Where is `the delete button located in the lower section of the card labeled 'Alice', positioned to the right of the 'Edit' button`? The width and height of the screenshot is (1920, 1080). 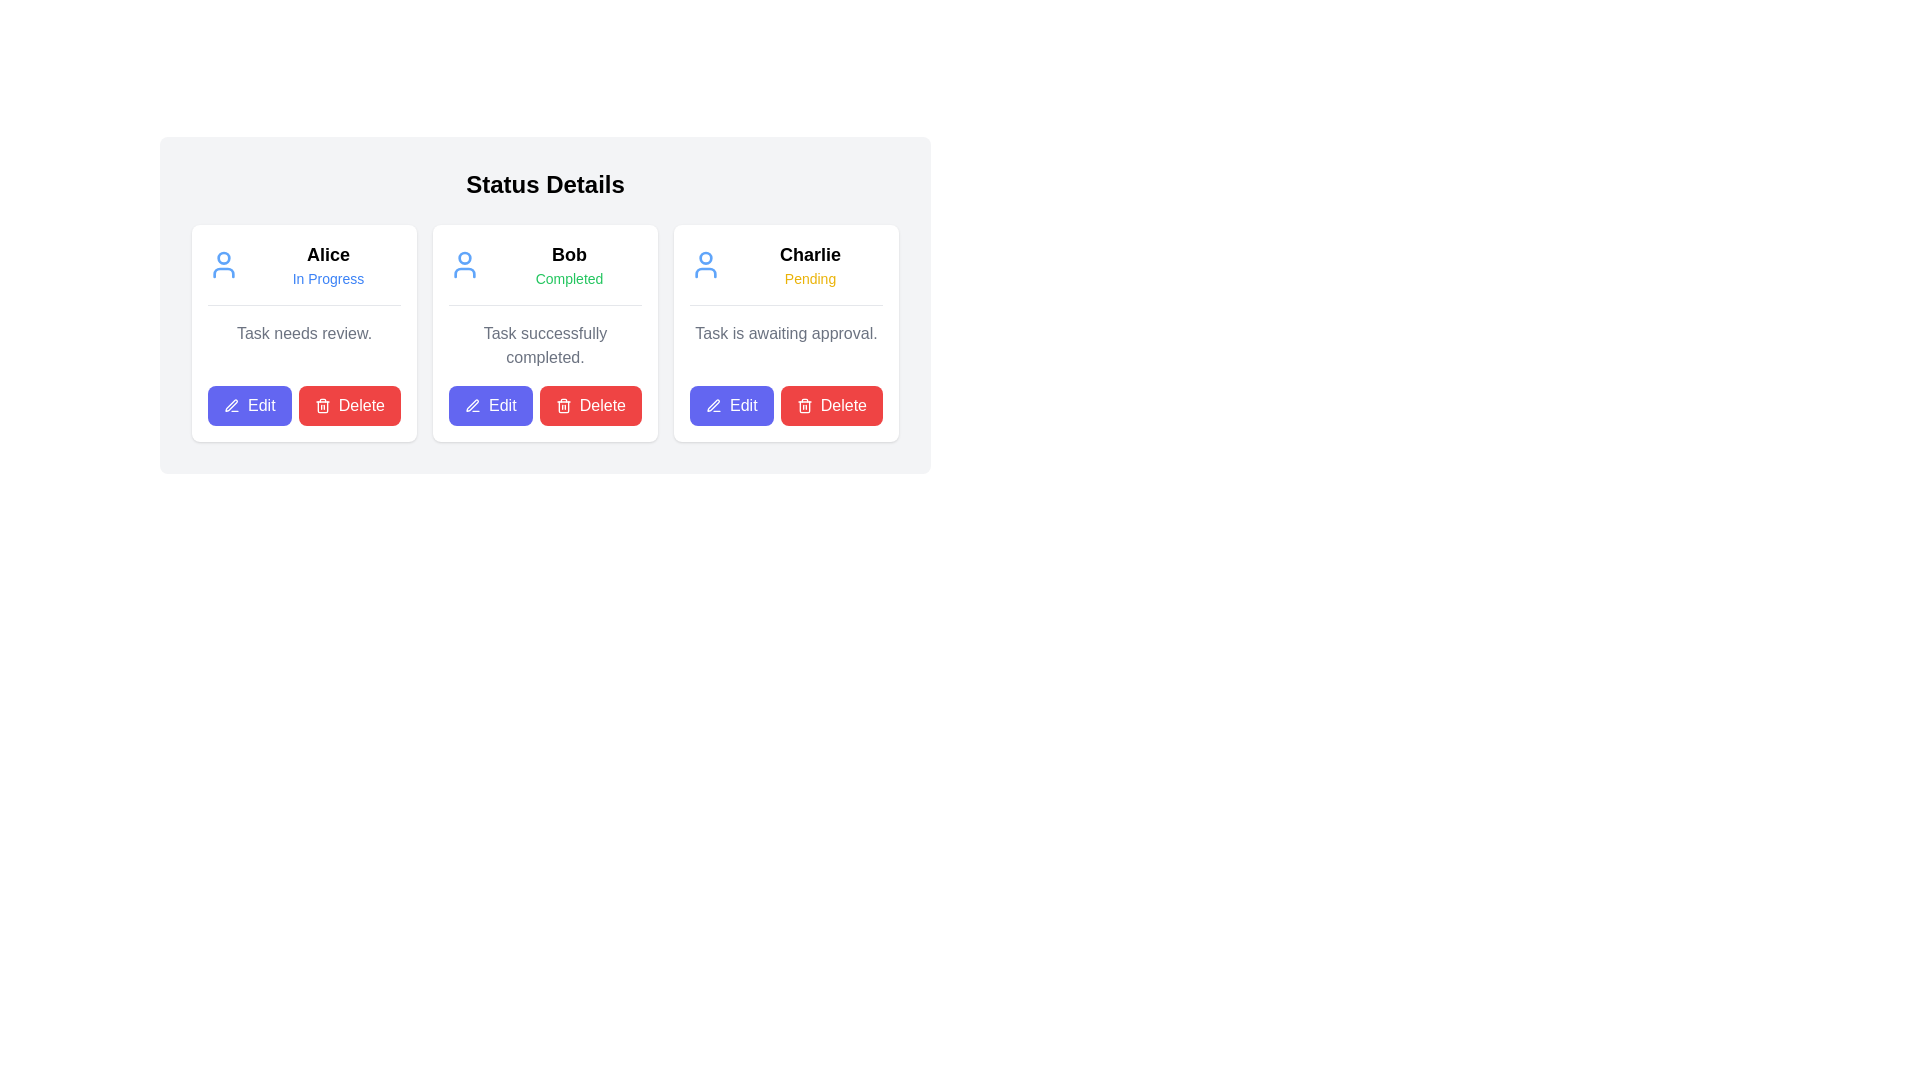
the delete button located in the lower section of the card labeled 'Alice', positioned to the right of the 'Edit' button is located at coordinates (349, 405).